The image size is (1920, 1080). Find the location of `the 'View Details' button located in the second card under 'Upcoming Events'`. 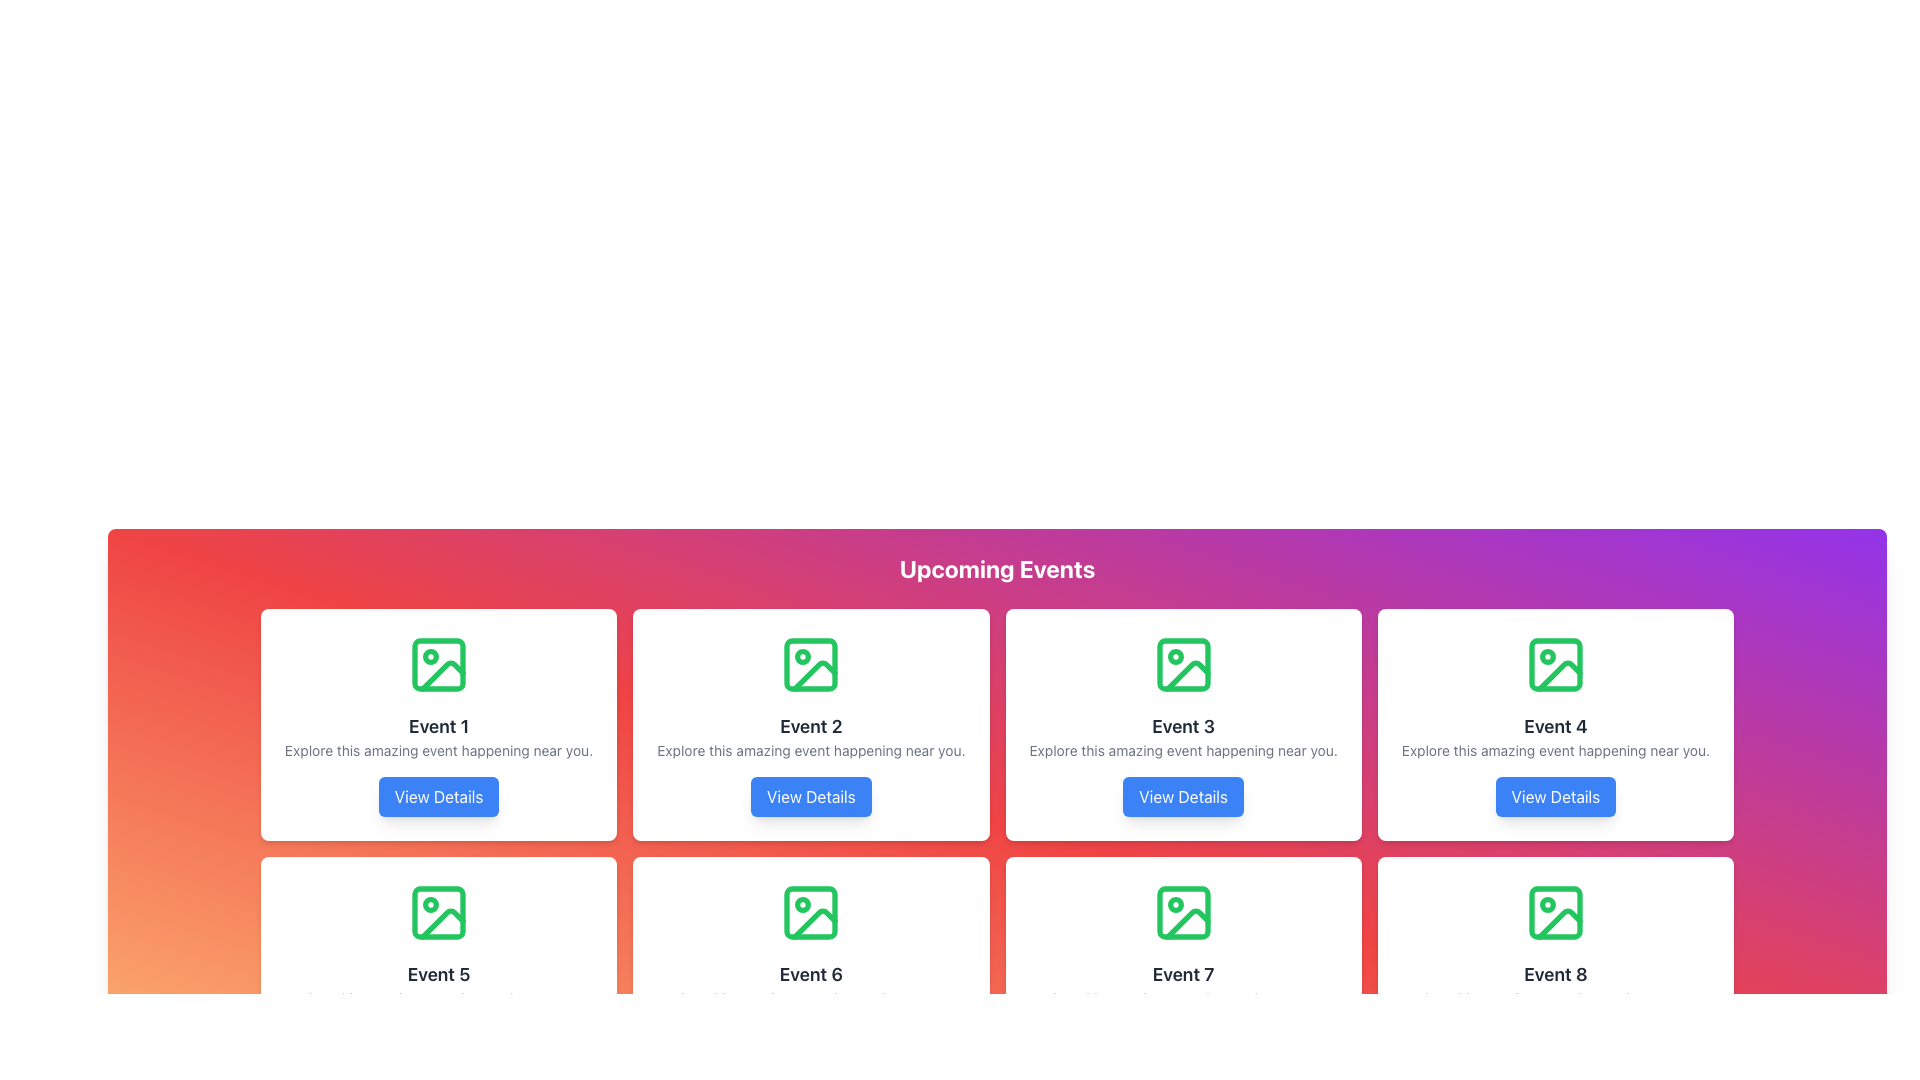

the 'View Details' button located in the second card under 'Upcoming Events' is located at coordinates (811, 796).